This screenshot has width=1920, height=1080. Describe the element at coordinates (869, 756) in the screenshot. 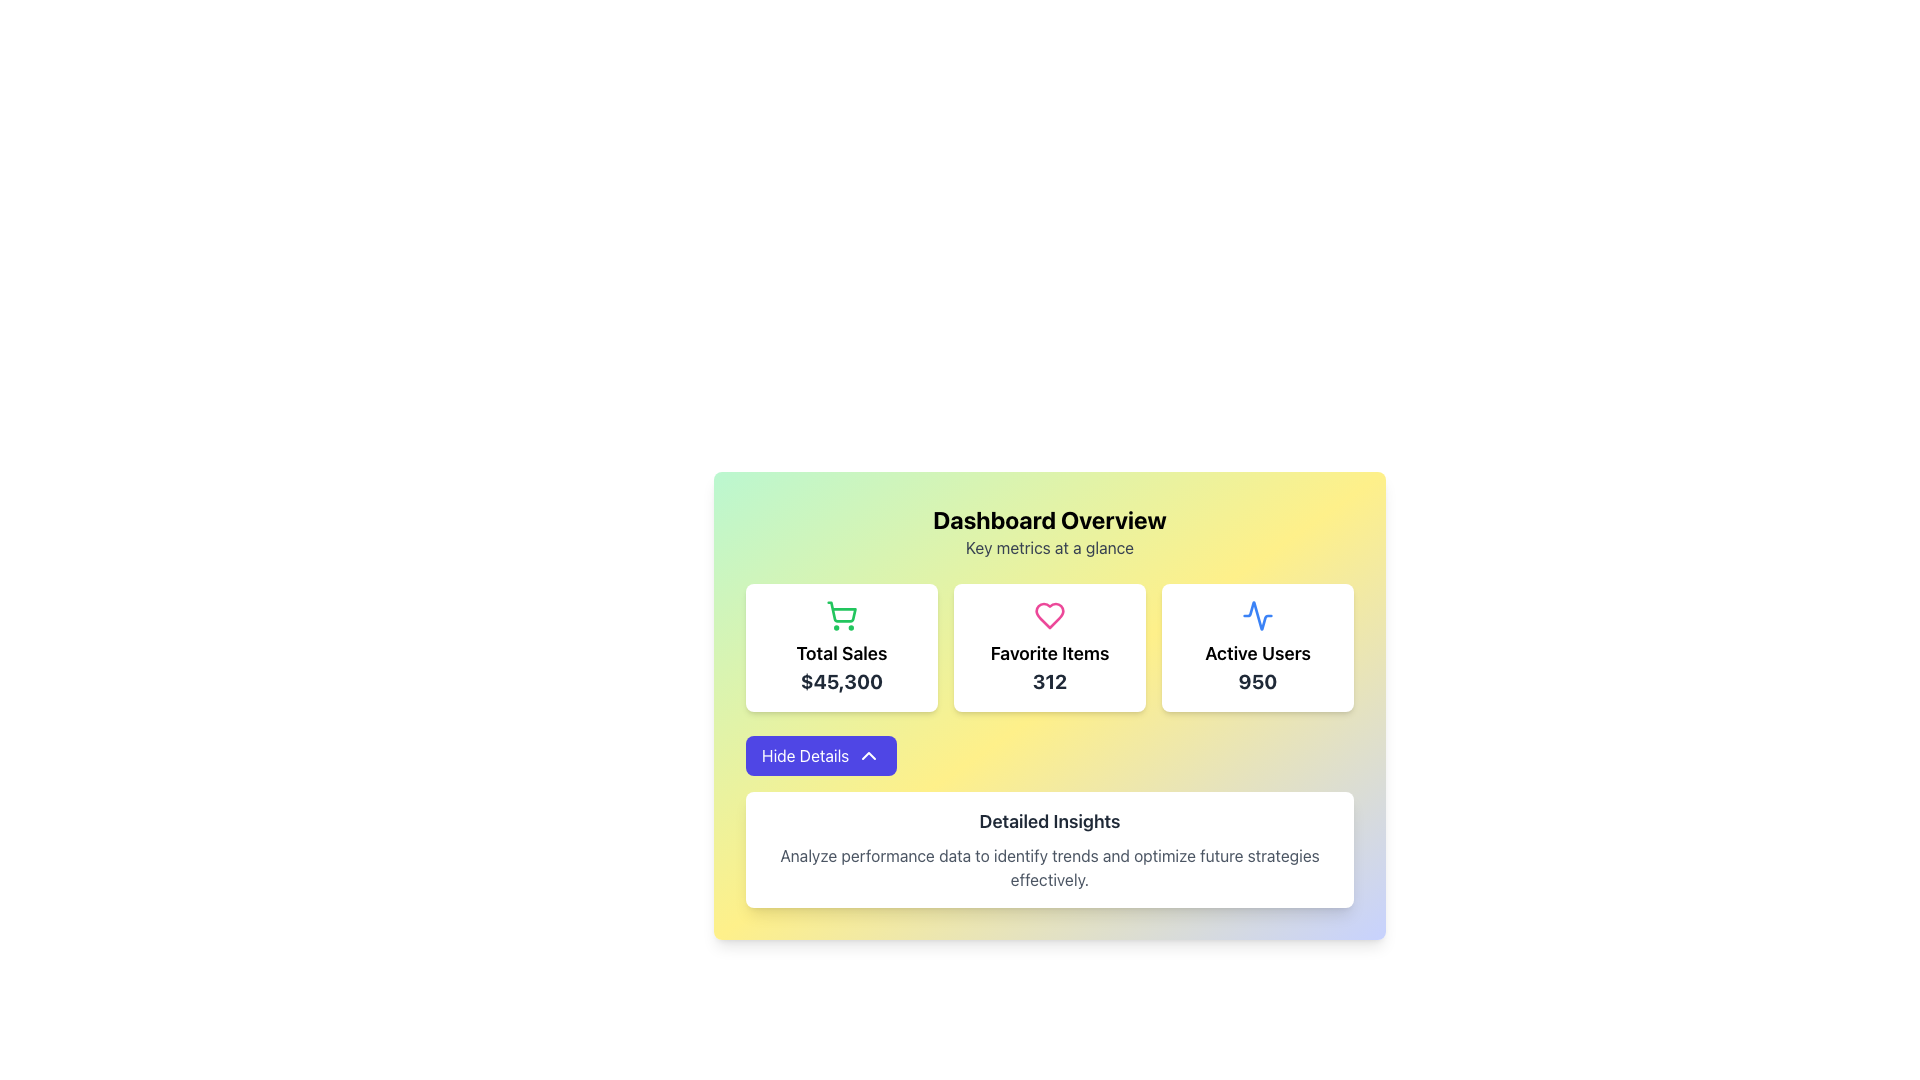

I see `the upwards-facing chevron icon embedded within the blue button labeled 'Hide Details' located at the bottom-left corner of the dashboard card` at that location.